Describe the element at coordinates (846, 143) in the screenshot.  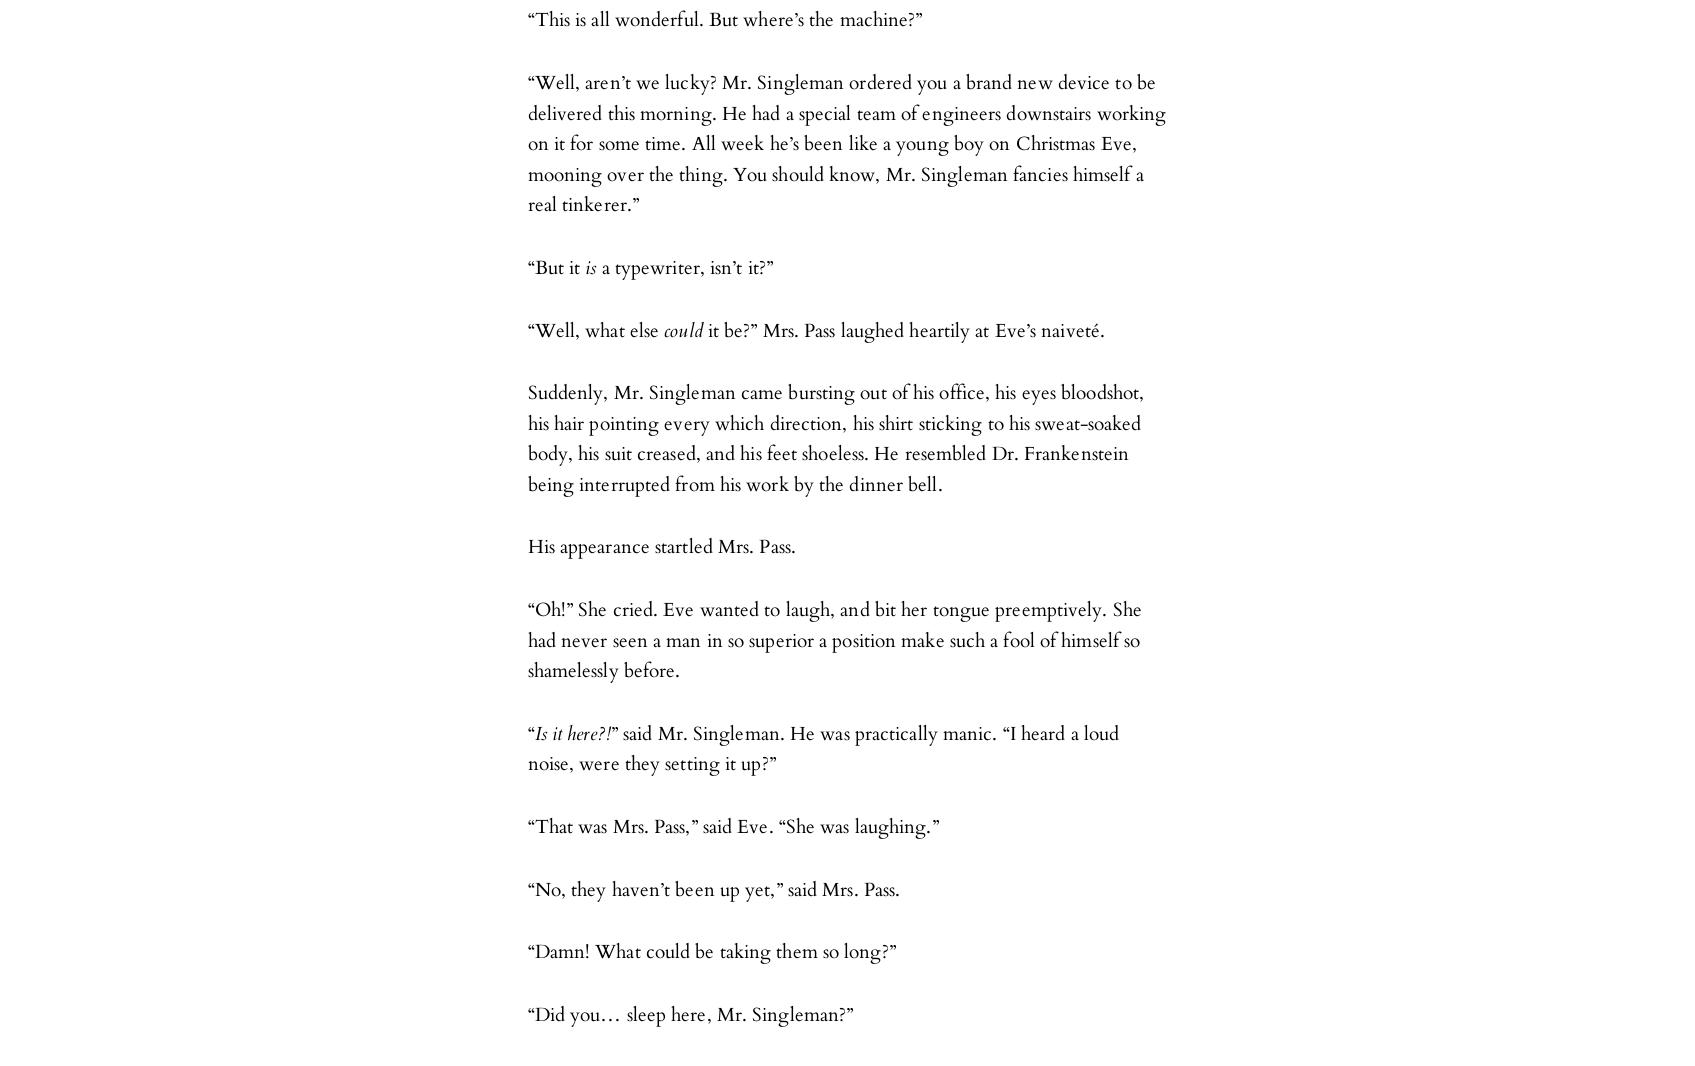
I see `'“Well, aren’t we lucky? Mr. Singleman ordered you a brand new device to be delivered this morning. He had a special team of engineers downstairs working on it for some time. All week he’s been like a young boy on Christmas Eve, mooning over the thing. You should know, Mr. Singleman fancies himself a real tinkerer.”'` at that location.